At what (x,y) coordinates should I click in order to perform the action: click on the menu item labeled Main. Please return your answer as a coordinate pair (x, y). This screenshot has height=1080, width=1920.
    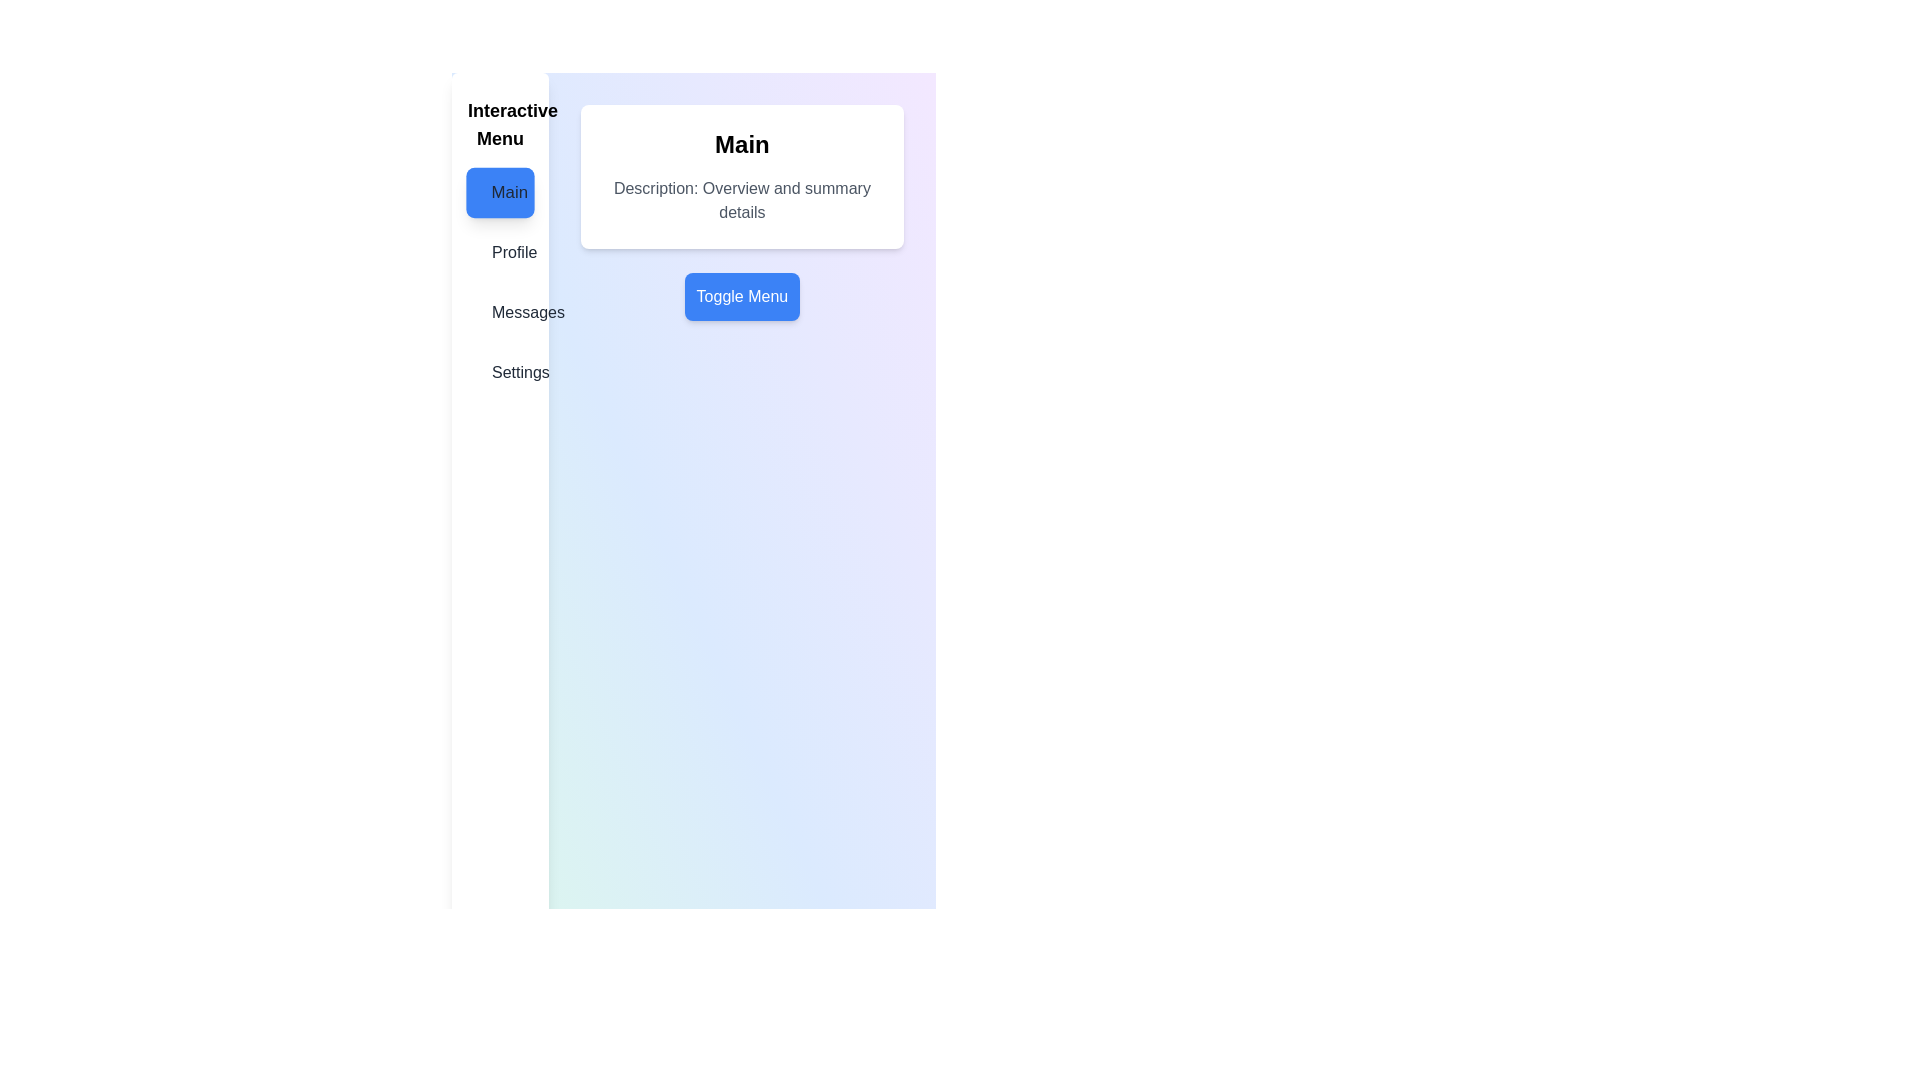
    Looking at the image, I should click on (499, 192).